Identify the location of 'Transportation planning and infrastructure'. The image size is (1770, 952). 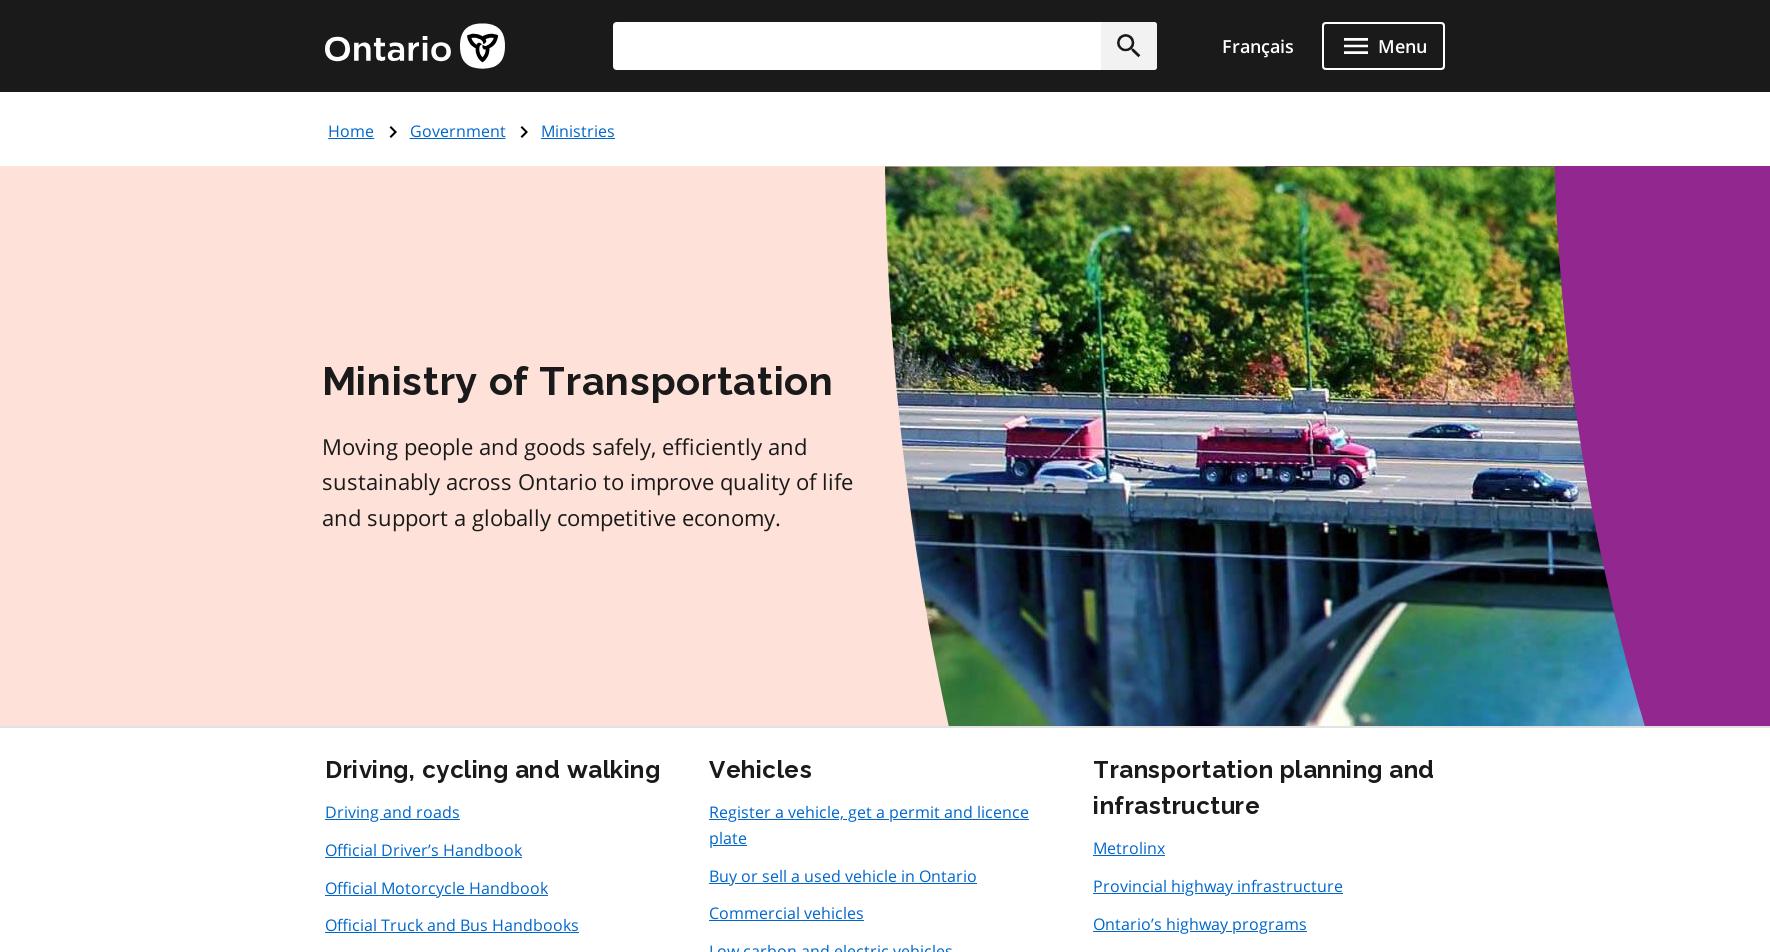
(1262, 787).